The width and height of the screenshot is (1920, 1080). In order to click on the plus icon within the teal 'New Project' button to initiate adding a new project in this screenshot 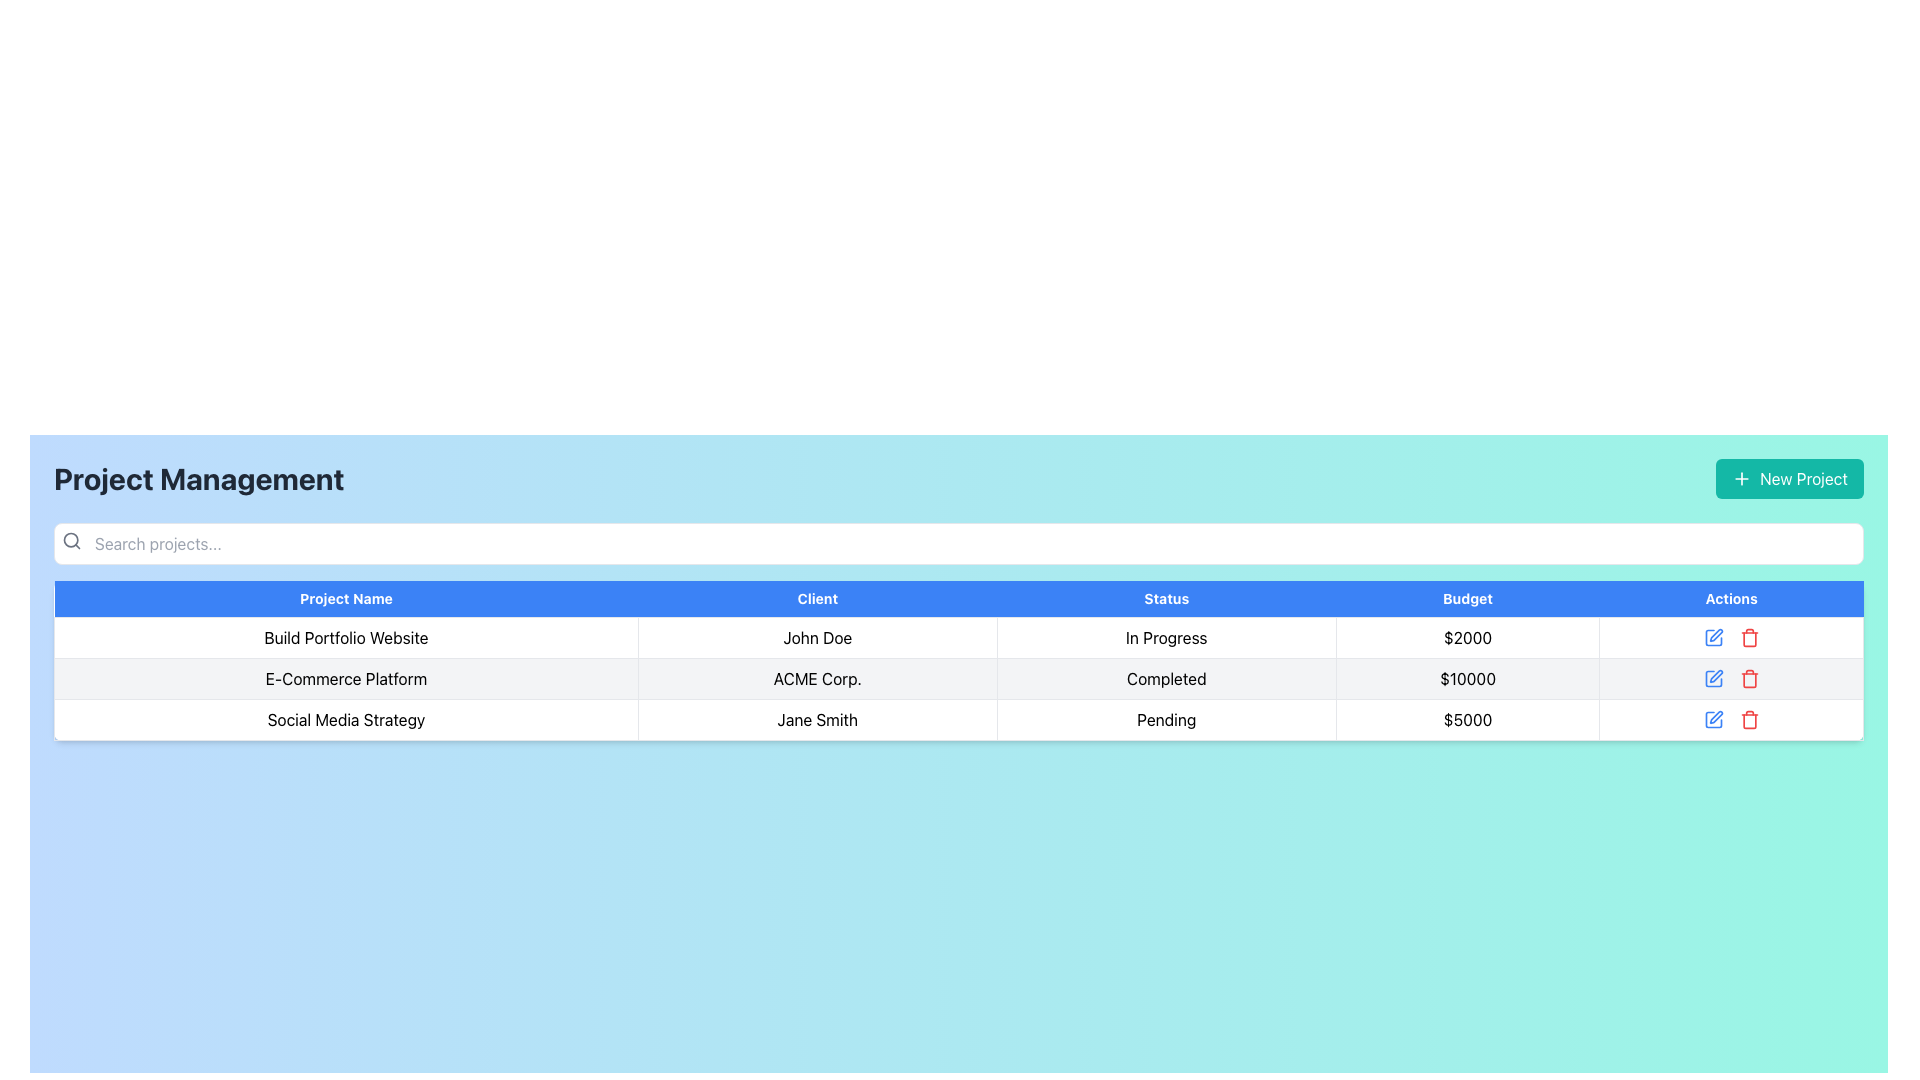, I will do `click(1741, 478)`.